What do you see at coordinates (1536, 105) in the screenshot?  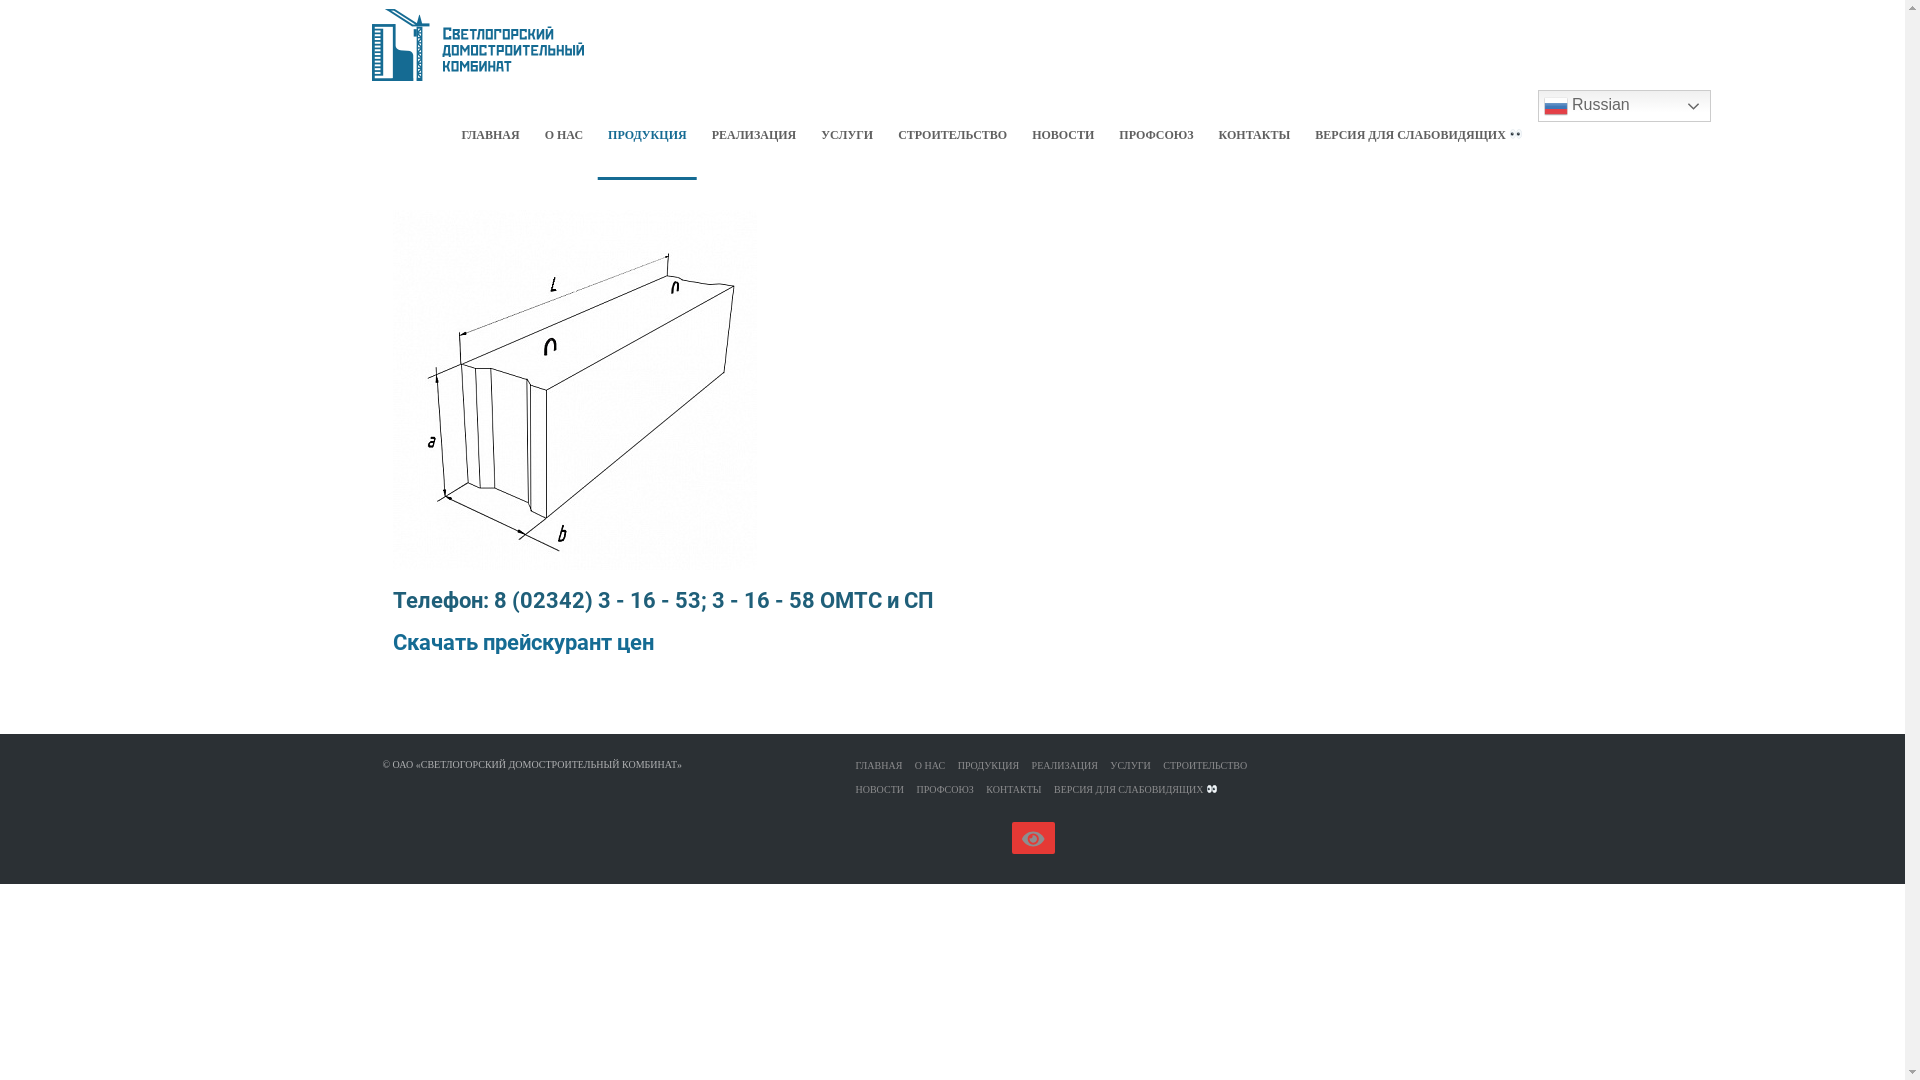 I see `'Russian'` at bounding box center [1536, 105].